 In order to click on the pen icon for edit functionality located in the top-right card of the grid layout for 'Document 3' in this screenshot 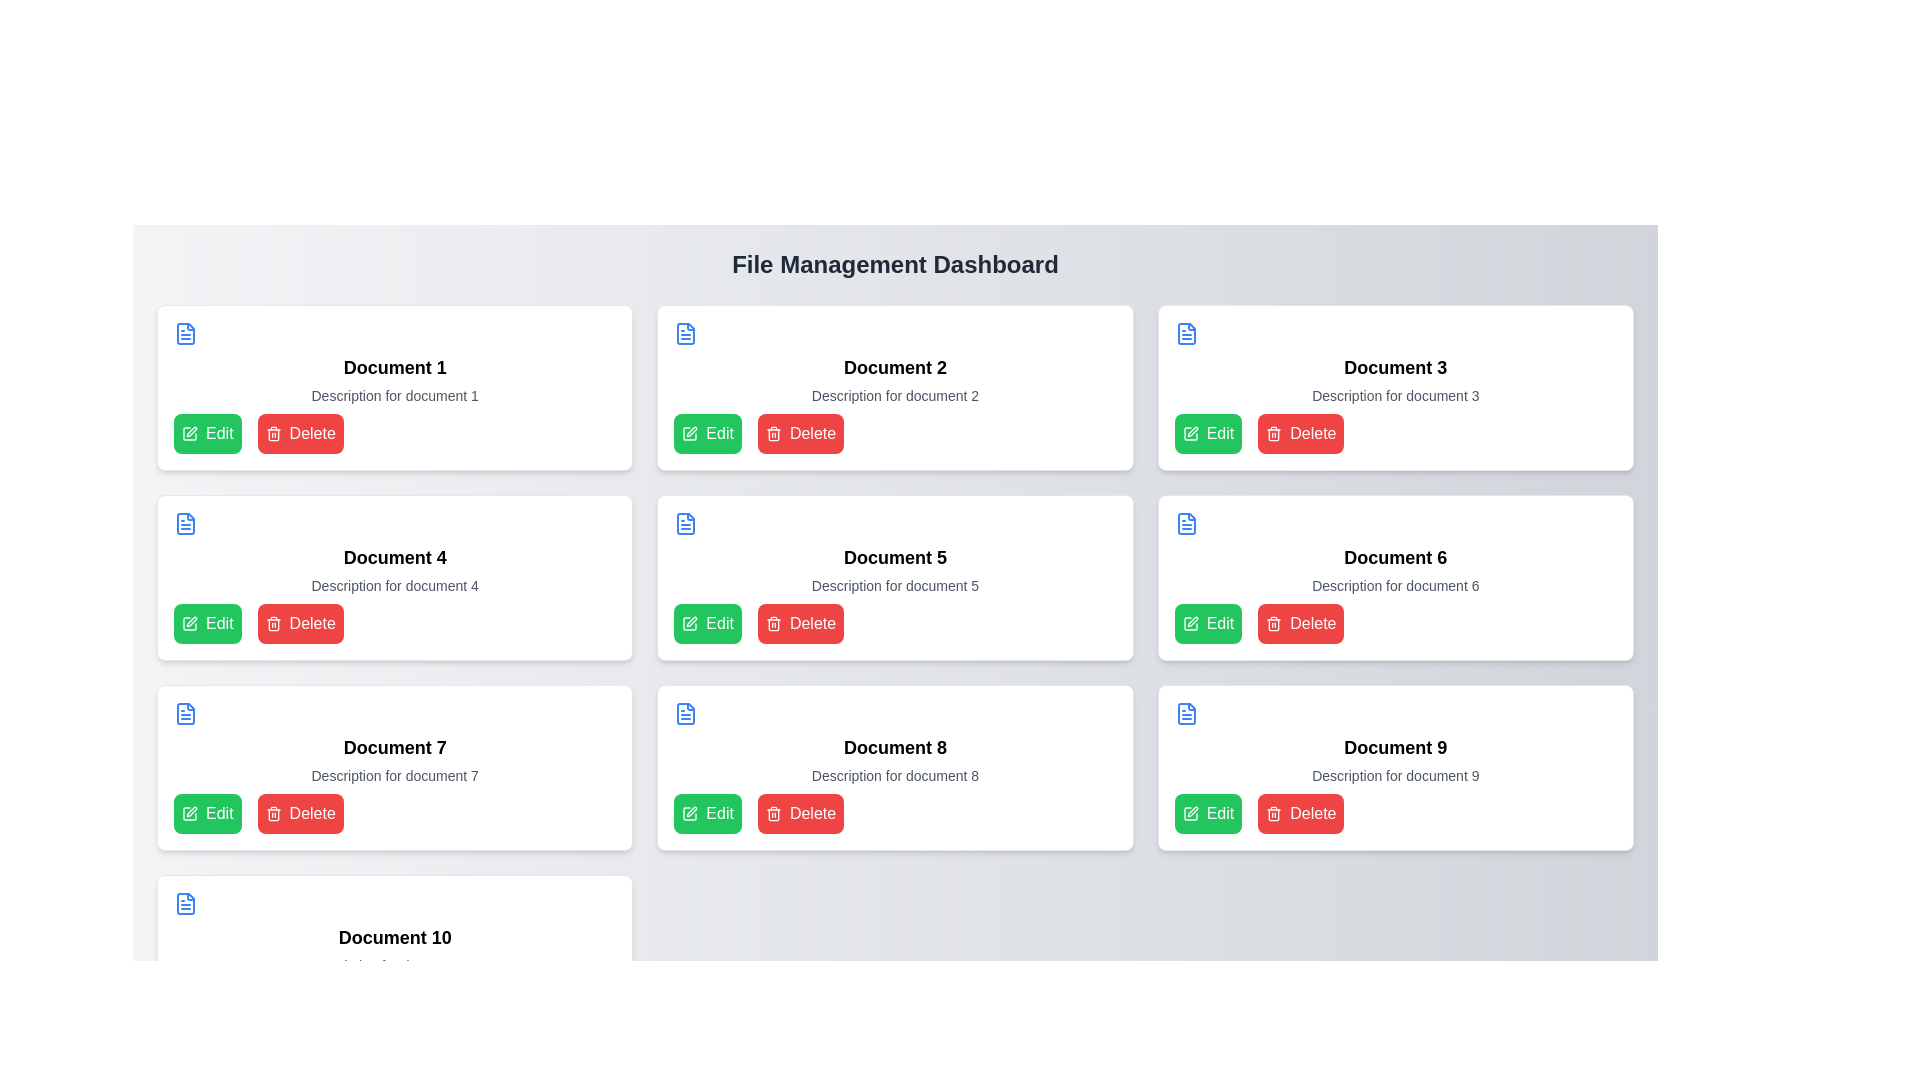, I will do `click(1192, 431)`.